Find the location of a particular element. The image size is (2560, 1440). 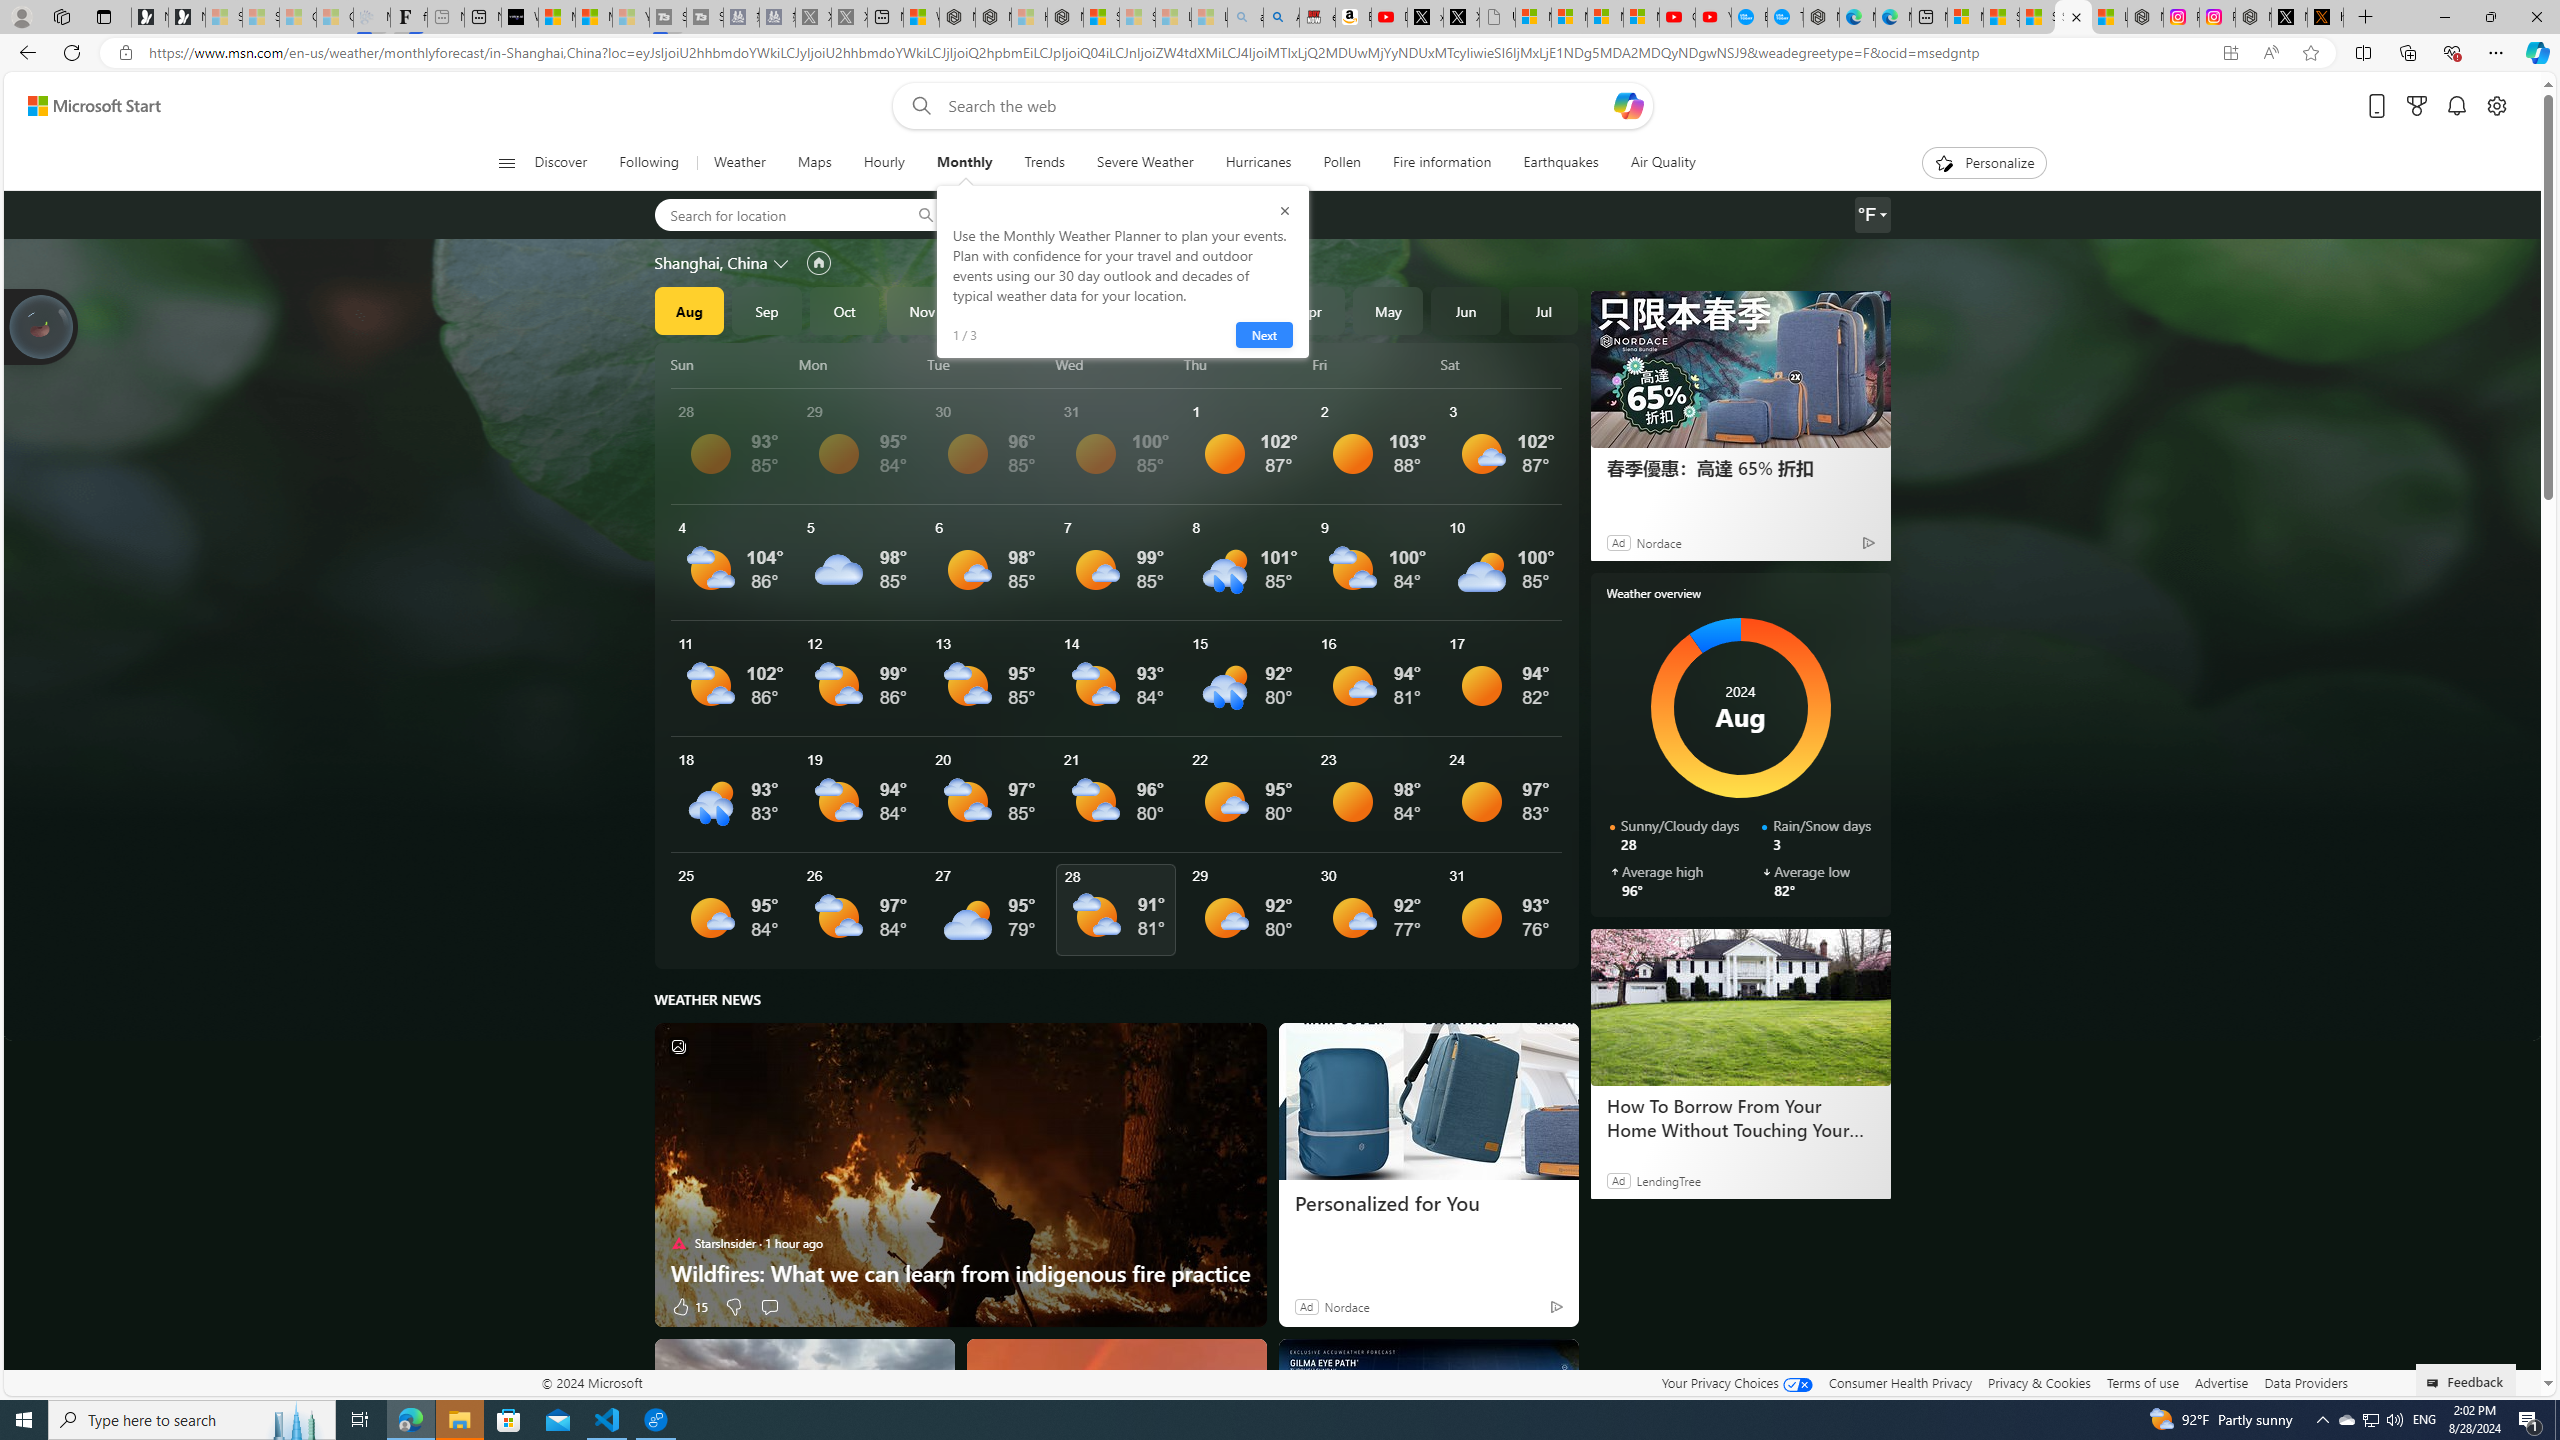

'amazon - Search - Sleeping' is located at coordinates (1244, 16).